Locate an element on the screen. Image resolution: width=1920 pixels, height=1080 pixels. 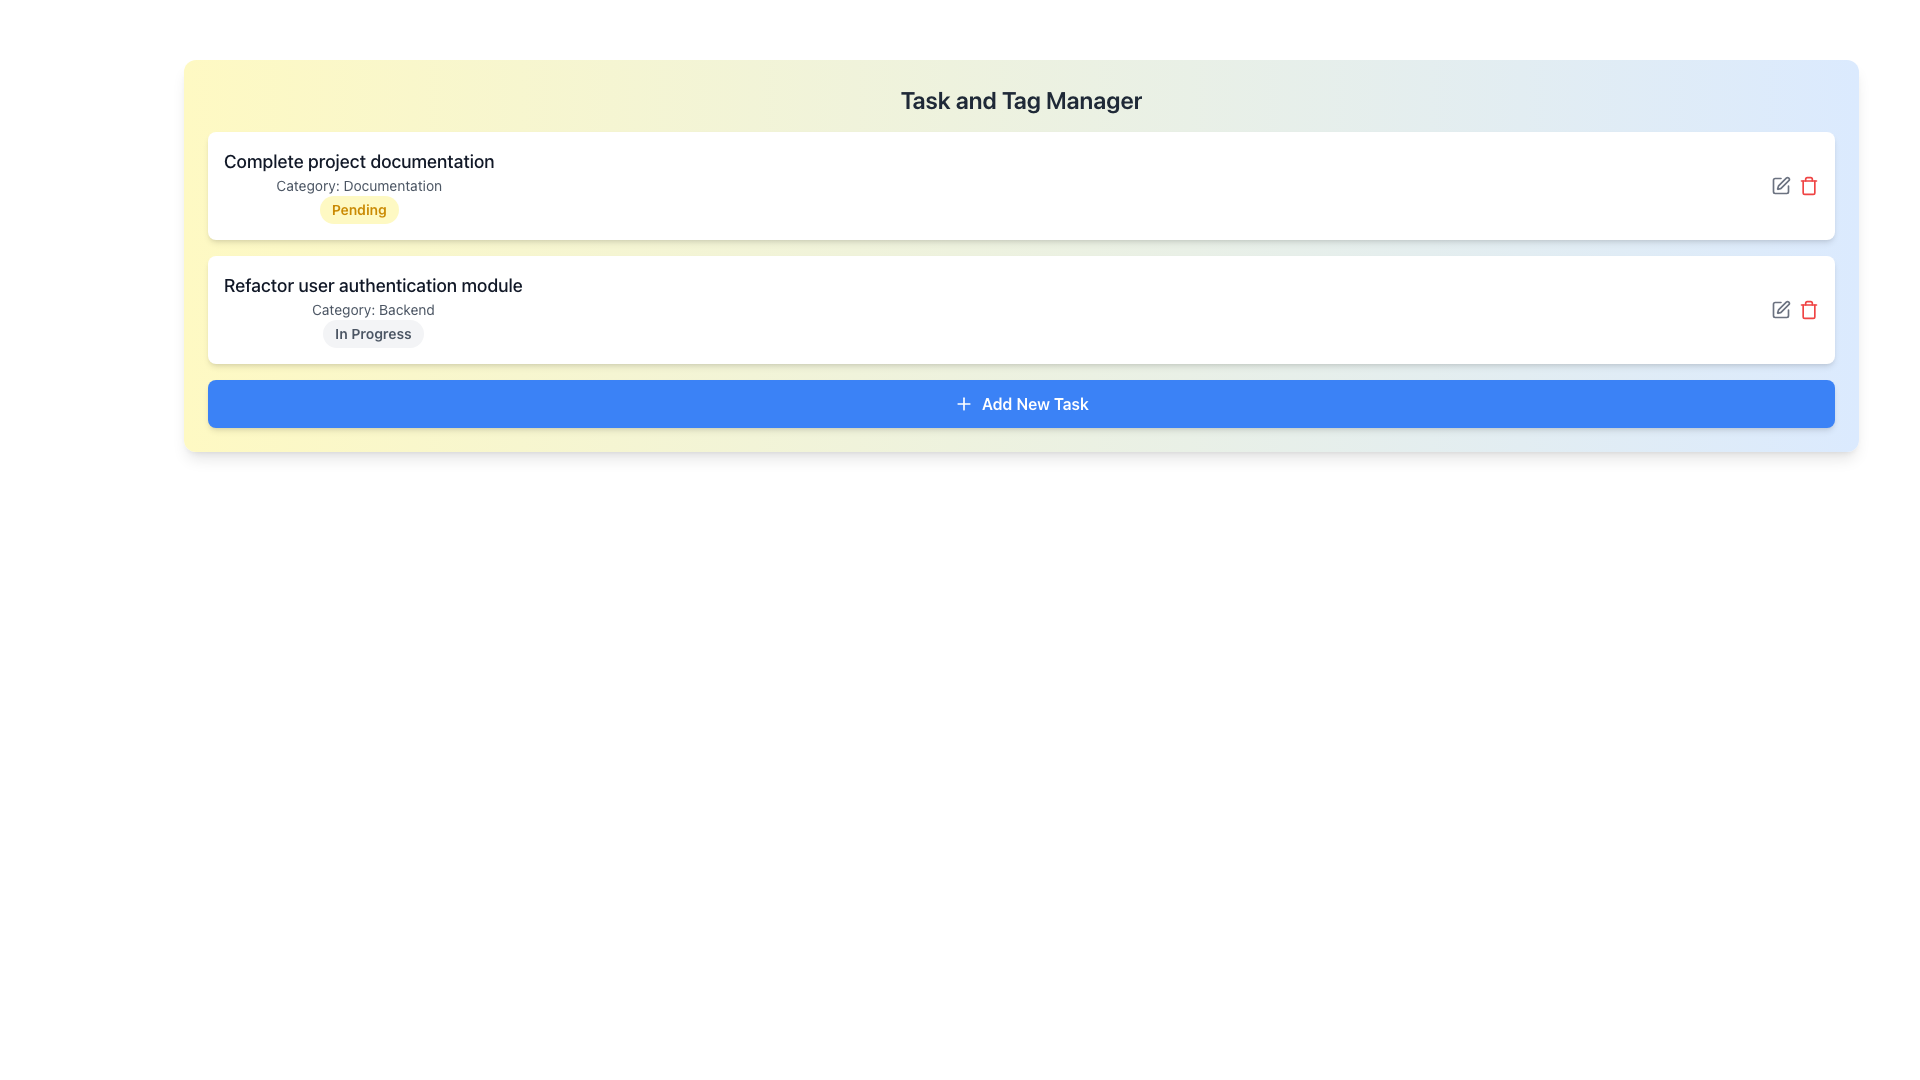
the pen icon representing an edit graphic in the task management interface is located at coordinates (1783, 183).